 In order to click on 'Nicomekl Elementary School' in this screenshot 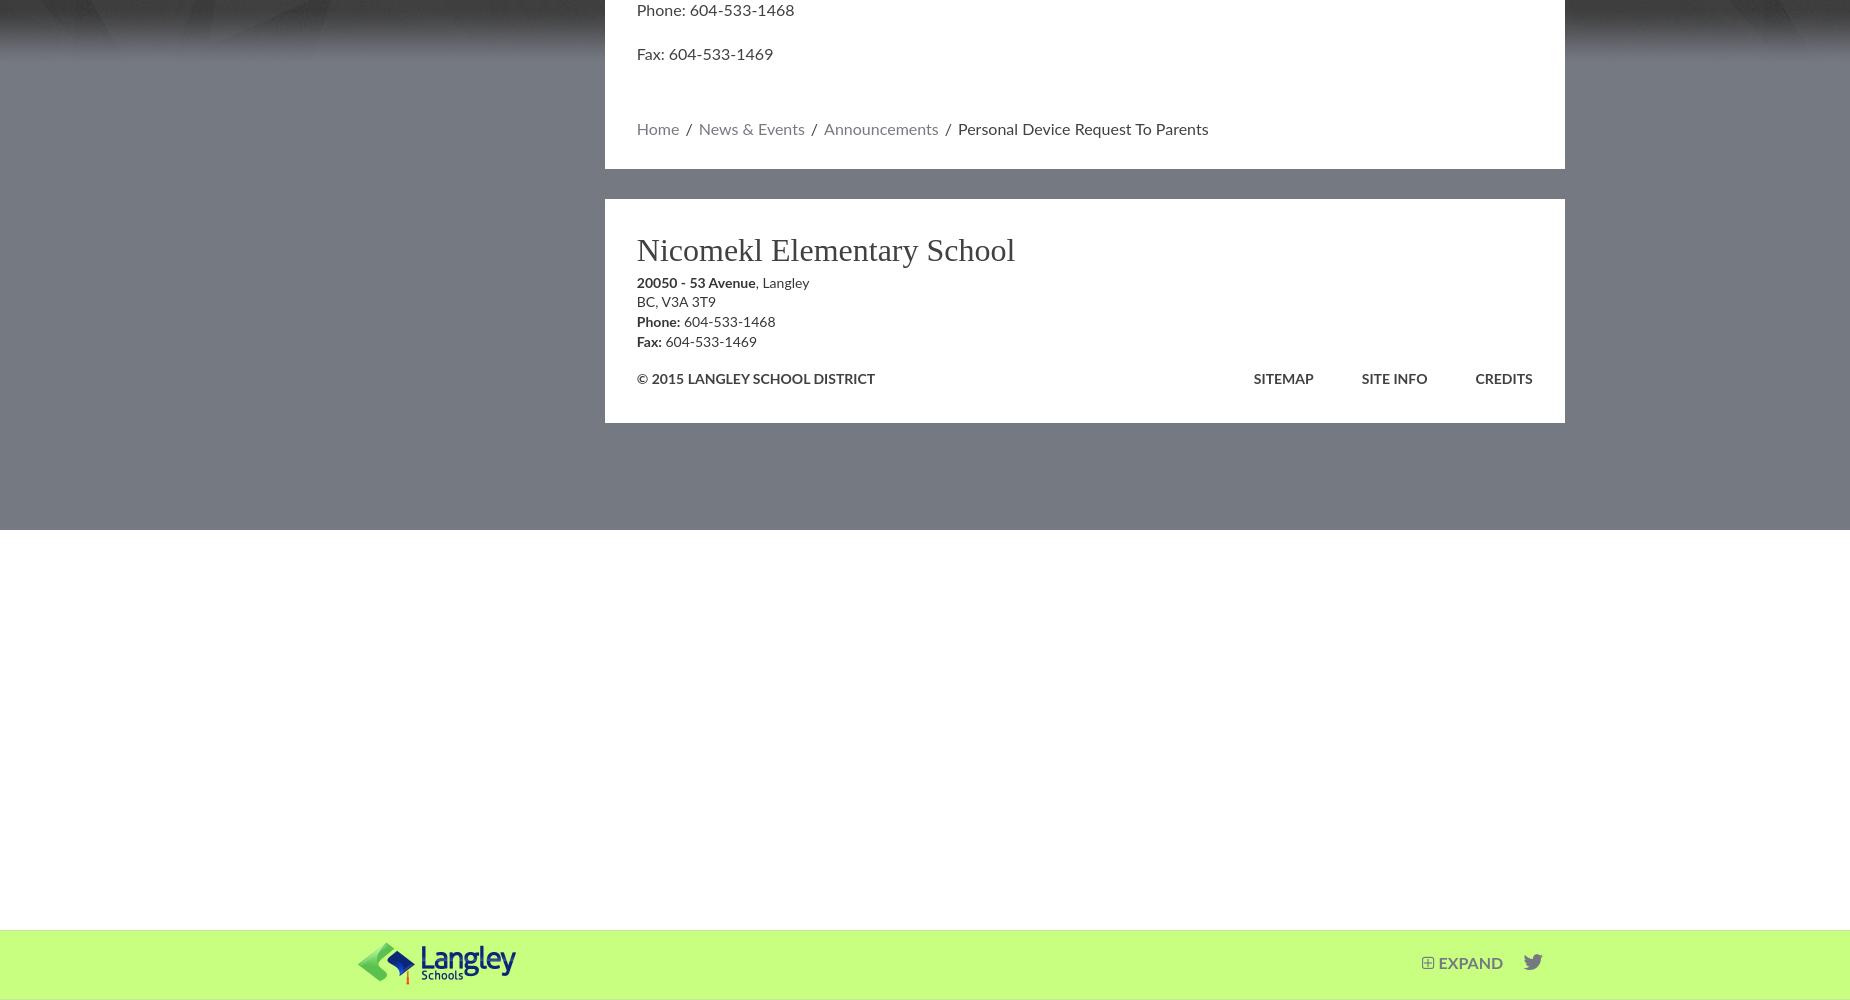, I will do `click(825, 250)`.